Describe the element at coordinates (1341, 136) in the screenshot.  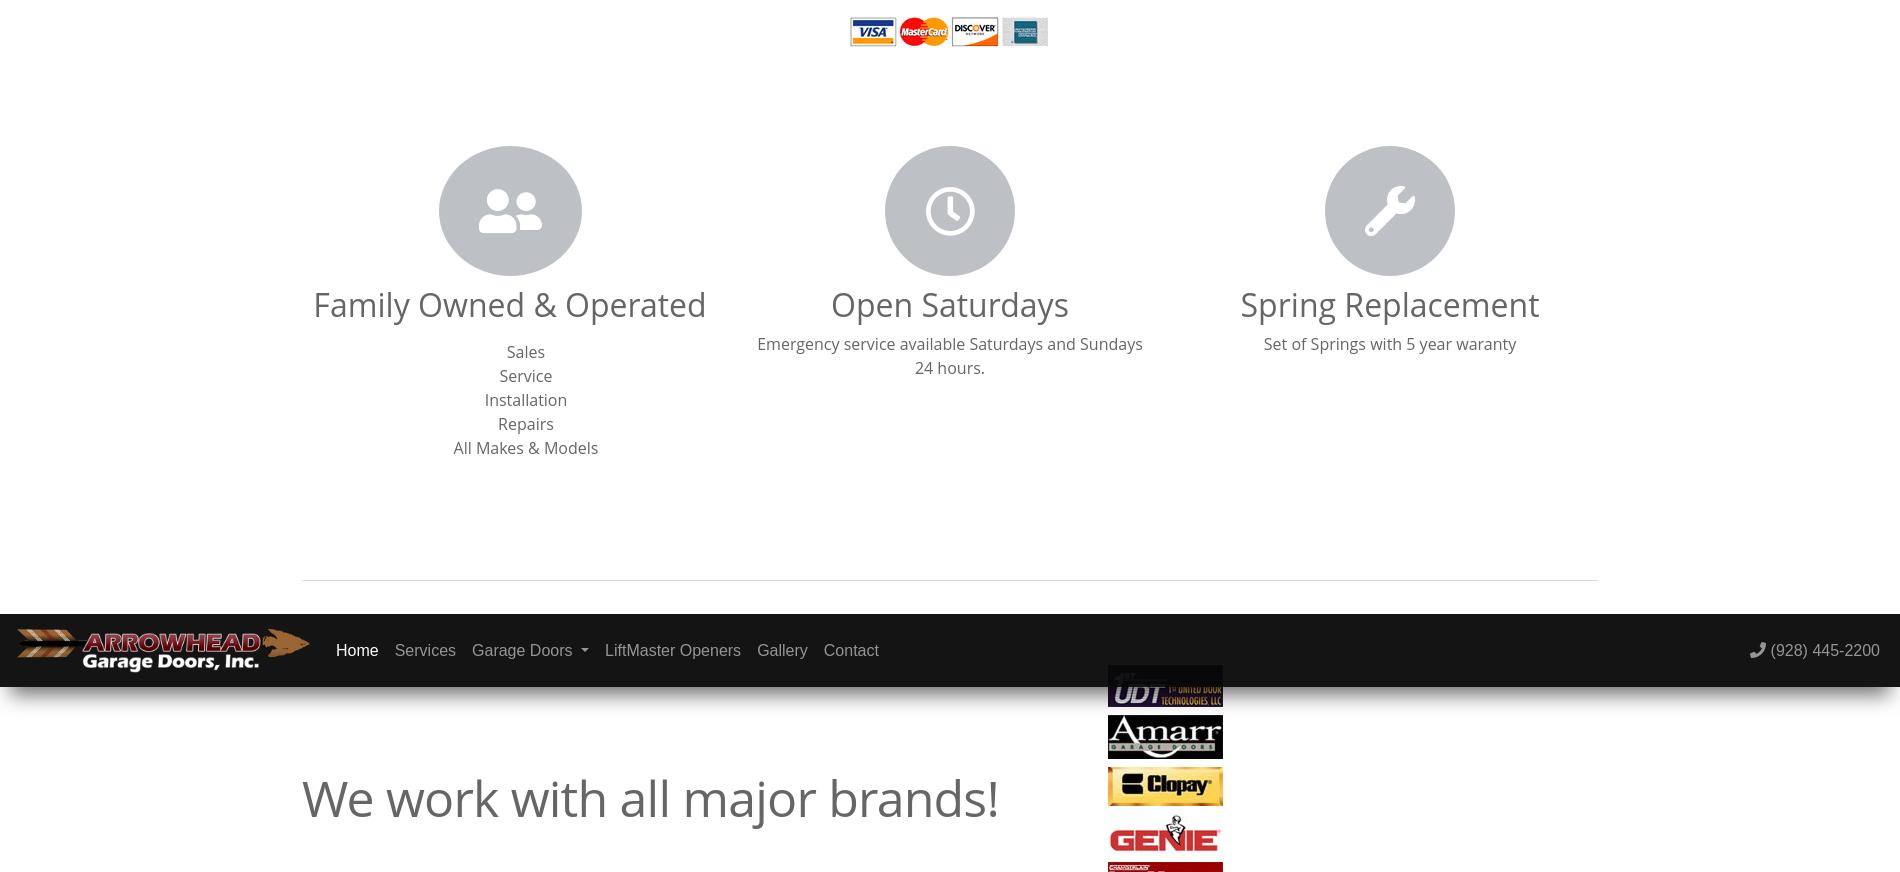
I see `'Prescott:'` at that location.